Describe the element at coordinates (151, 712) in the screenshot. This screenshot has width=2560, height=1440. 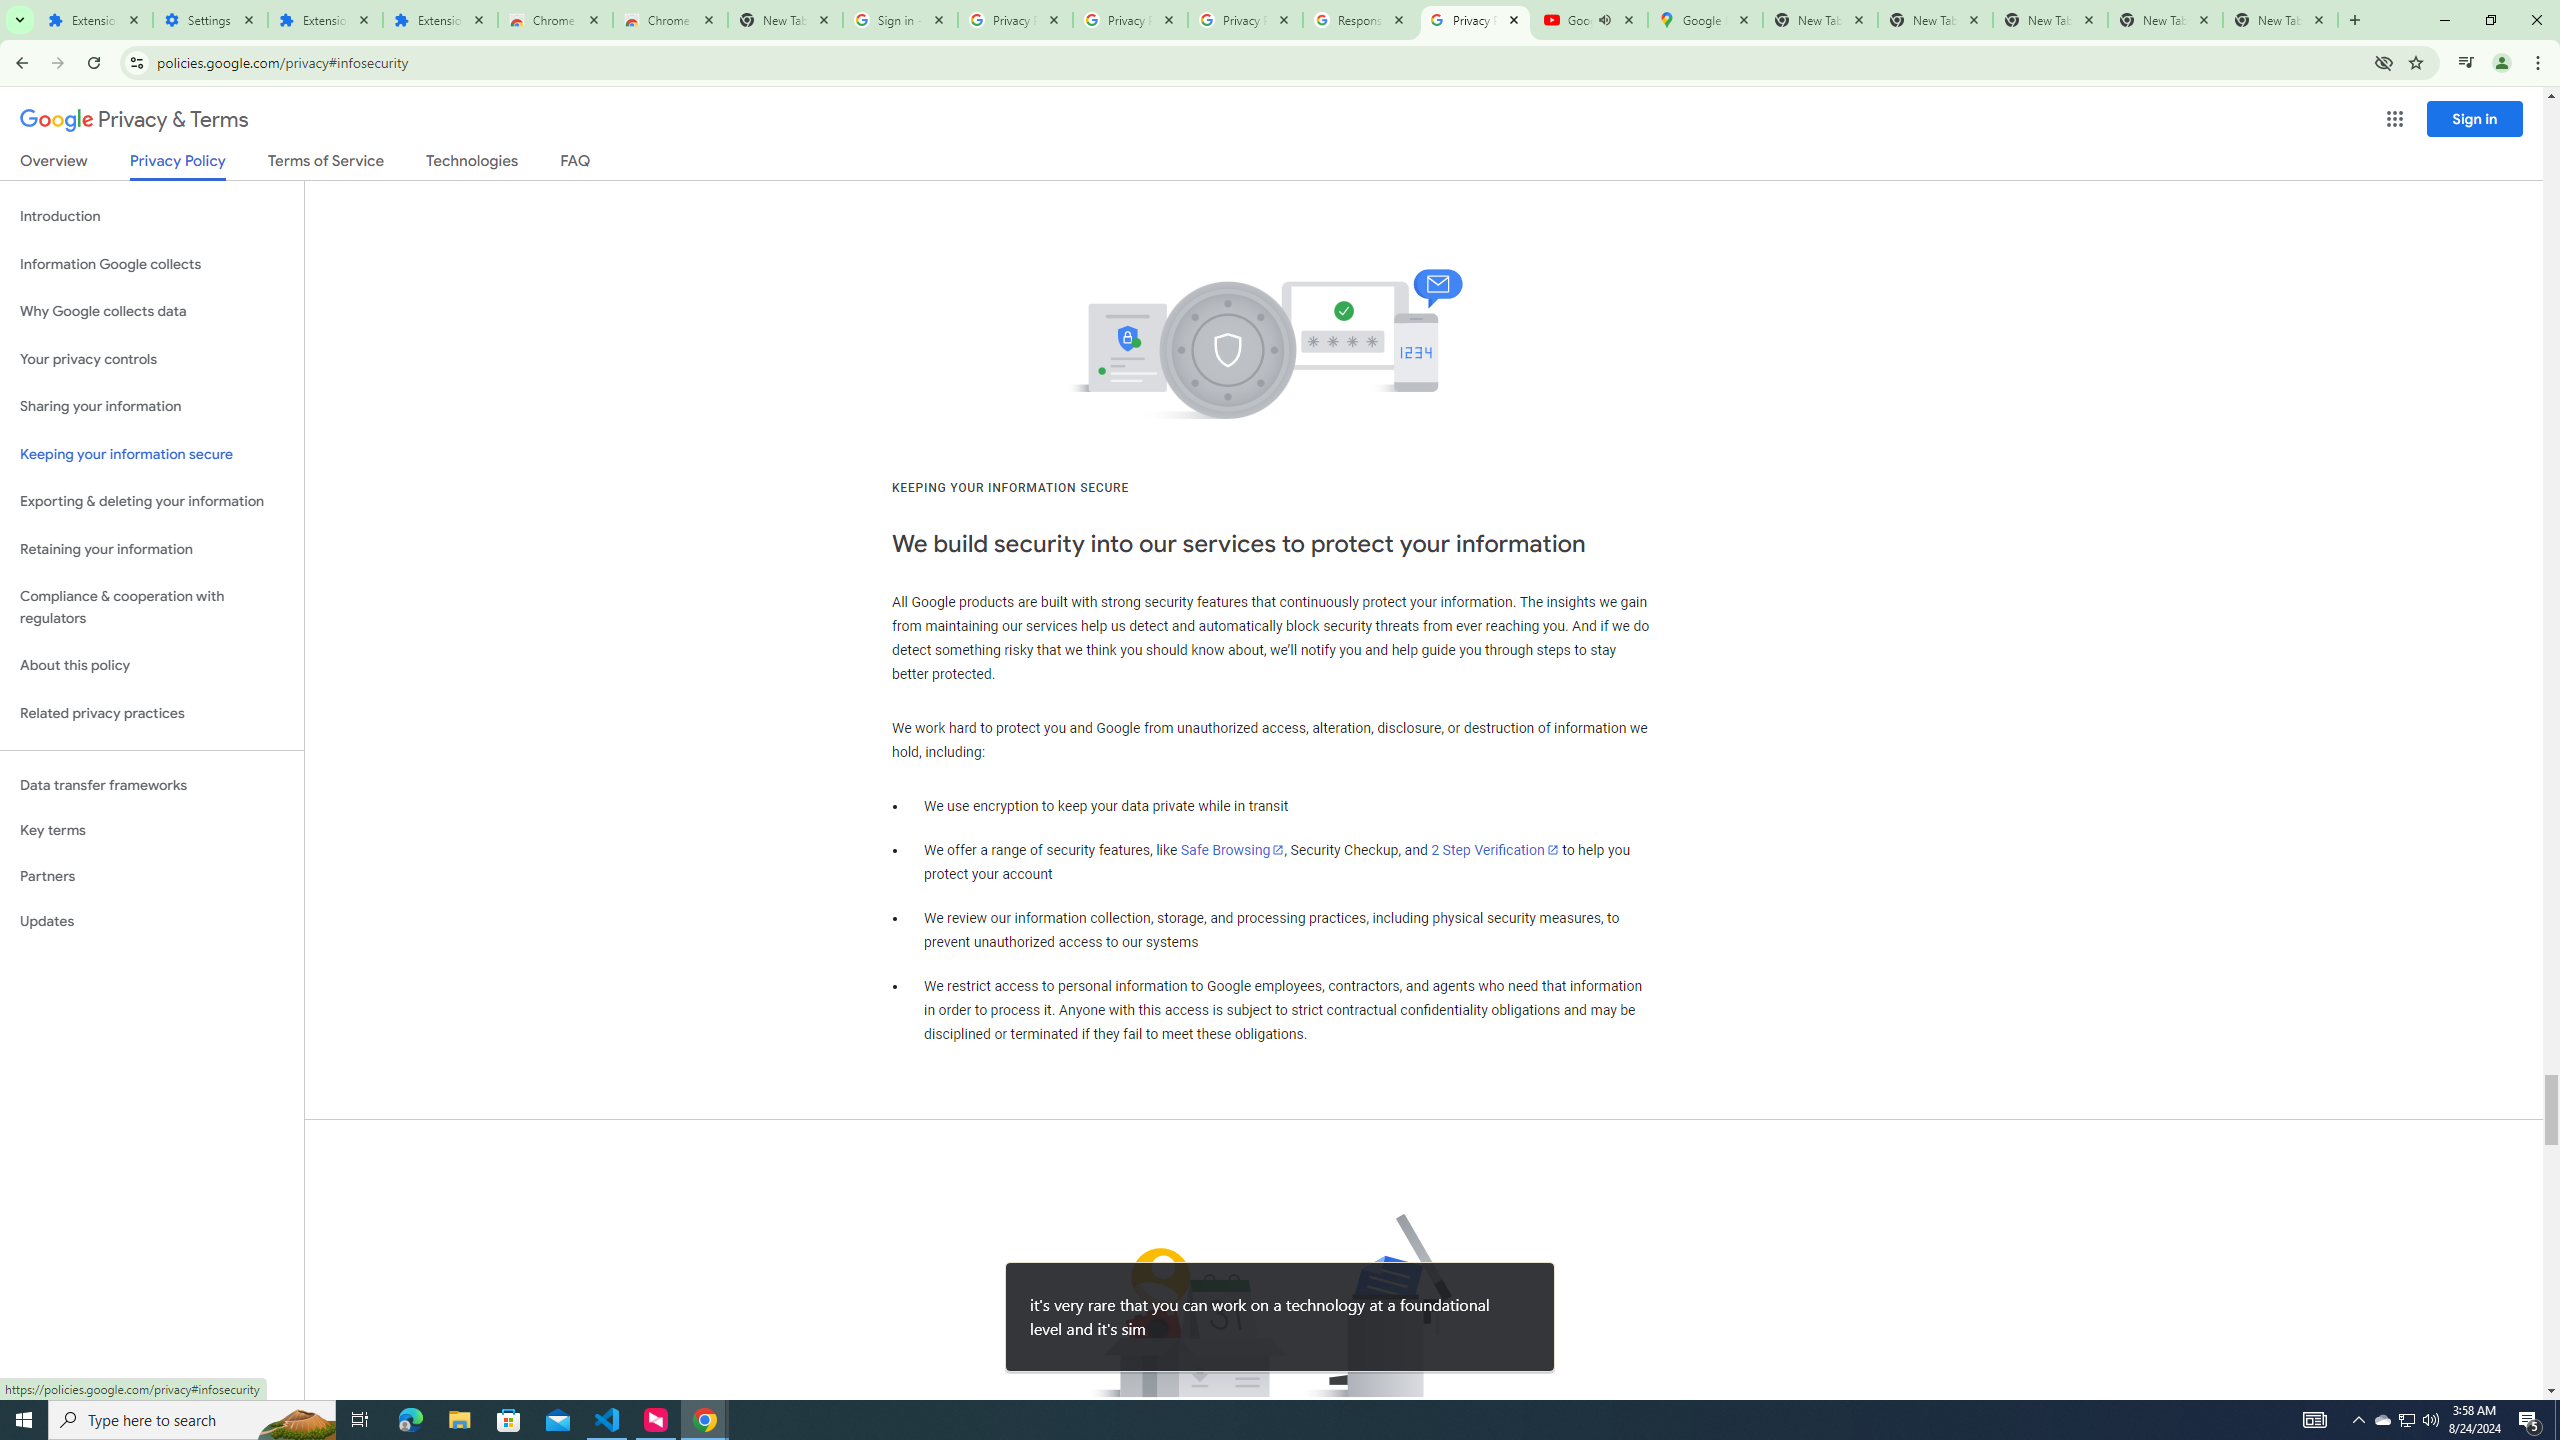
I see `'Related privacy practices'` at that location.